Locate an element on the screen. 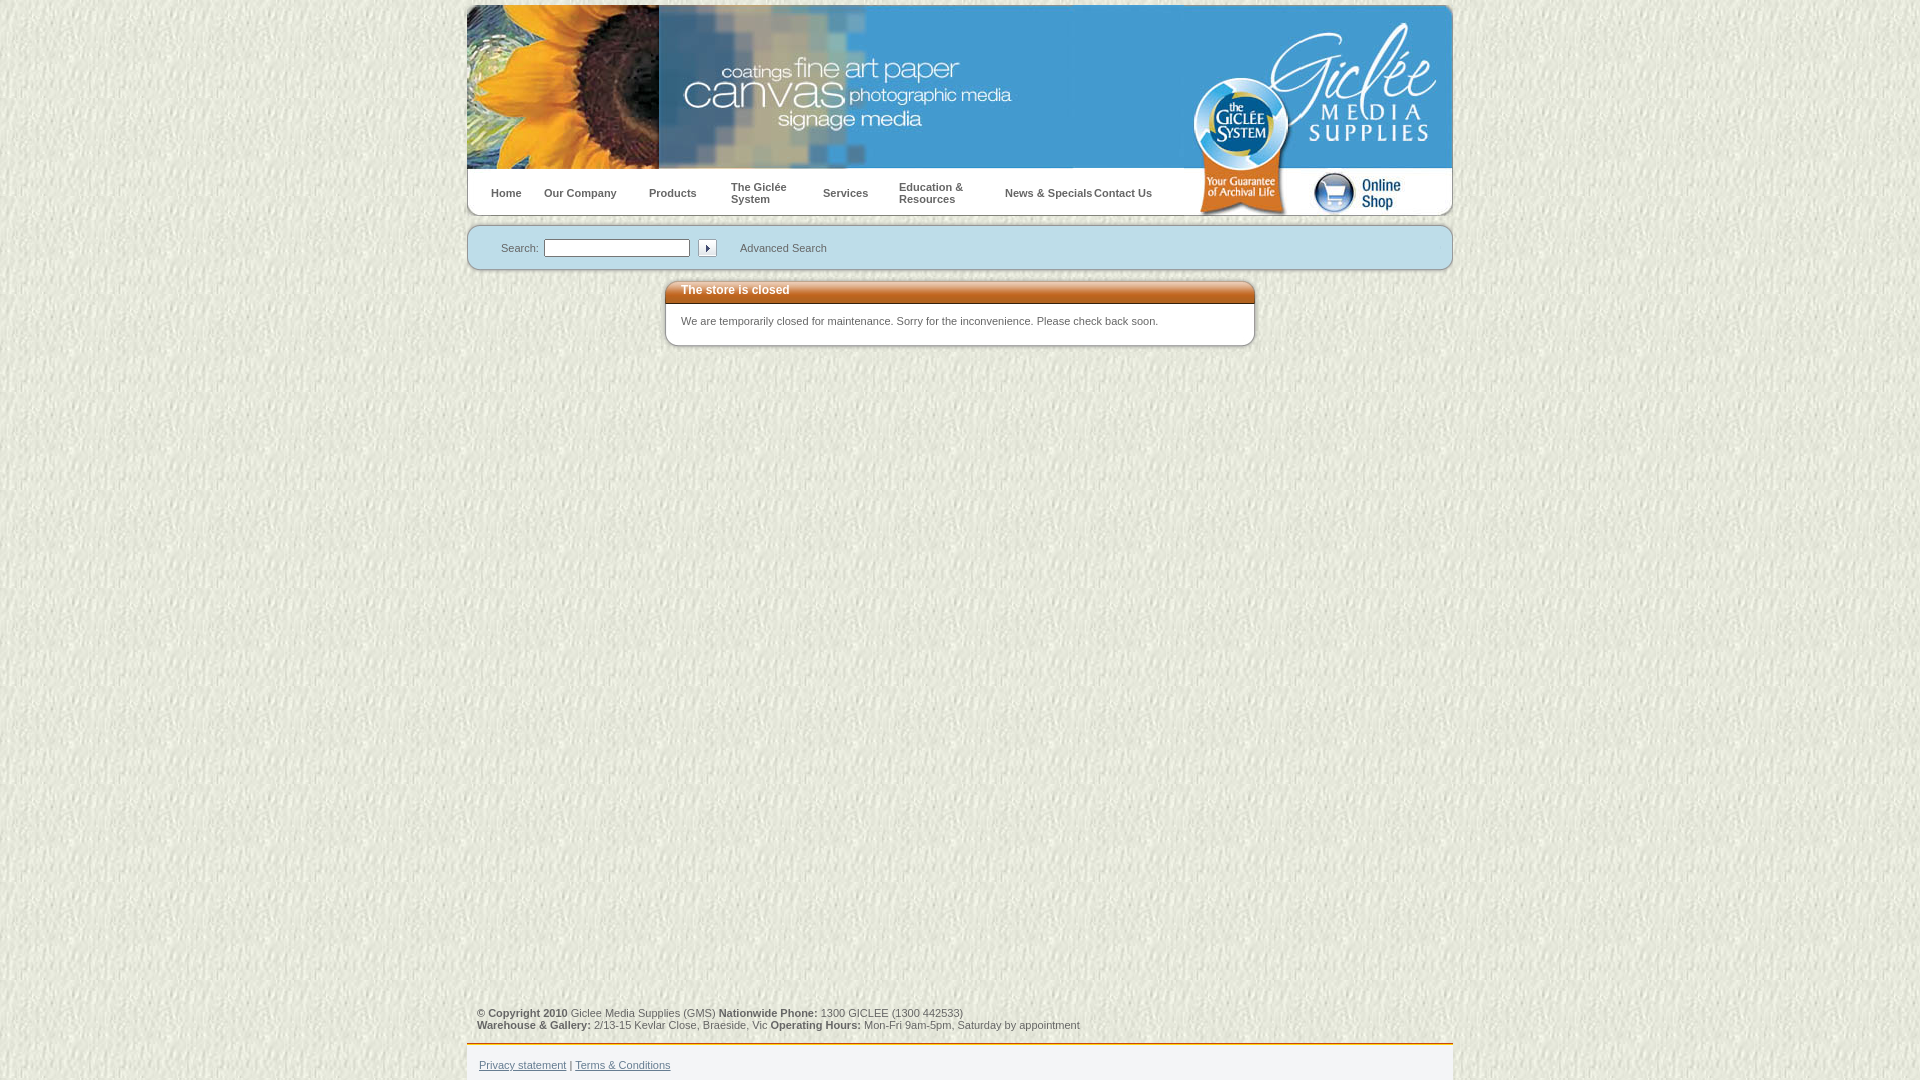 The image size is (1920, 1080). 'Products' is located at coordinates (672, 192).